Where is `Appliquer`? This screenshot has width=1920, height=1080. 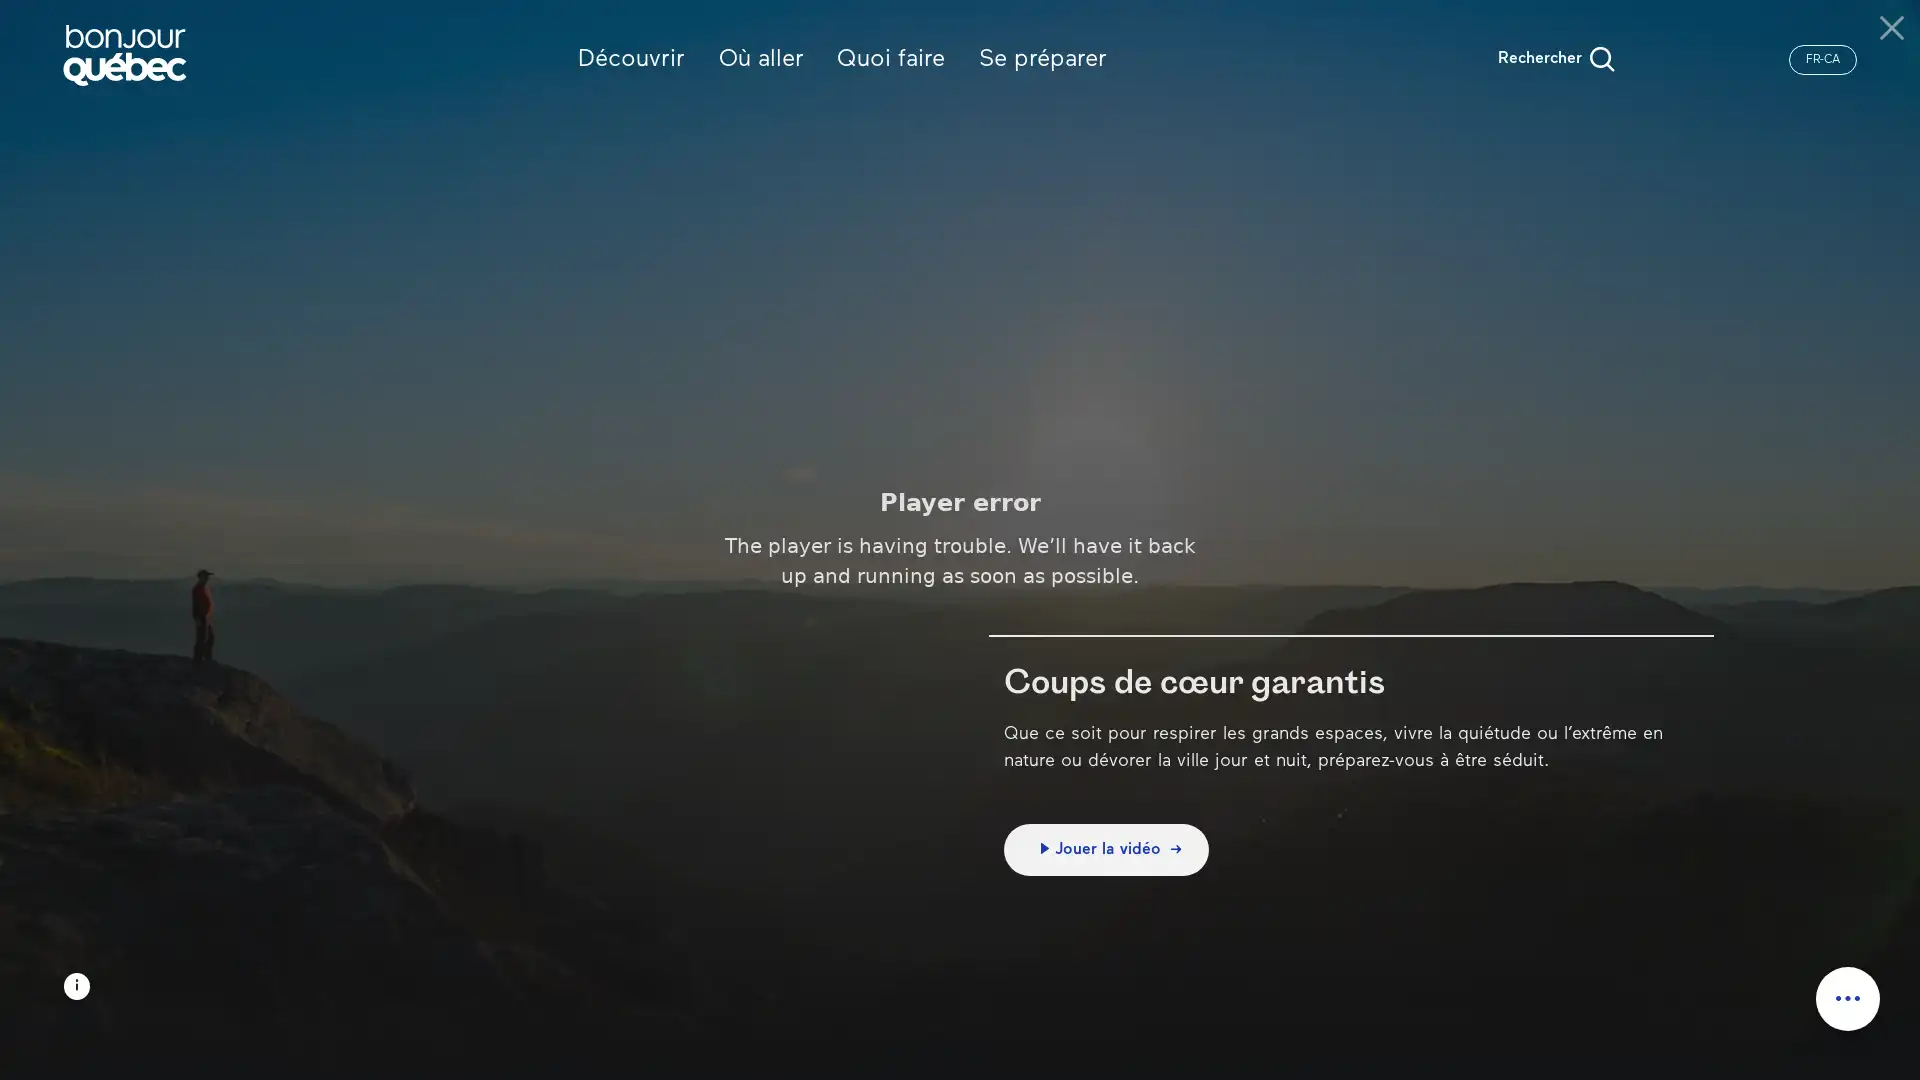 Appliquer is located at coordinates (1798, 626).